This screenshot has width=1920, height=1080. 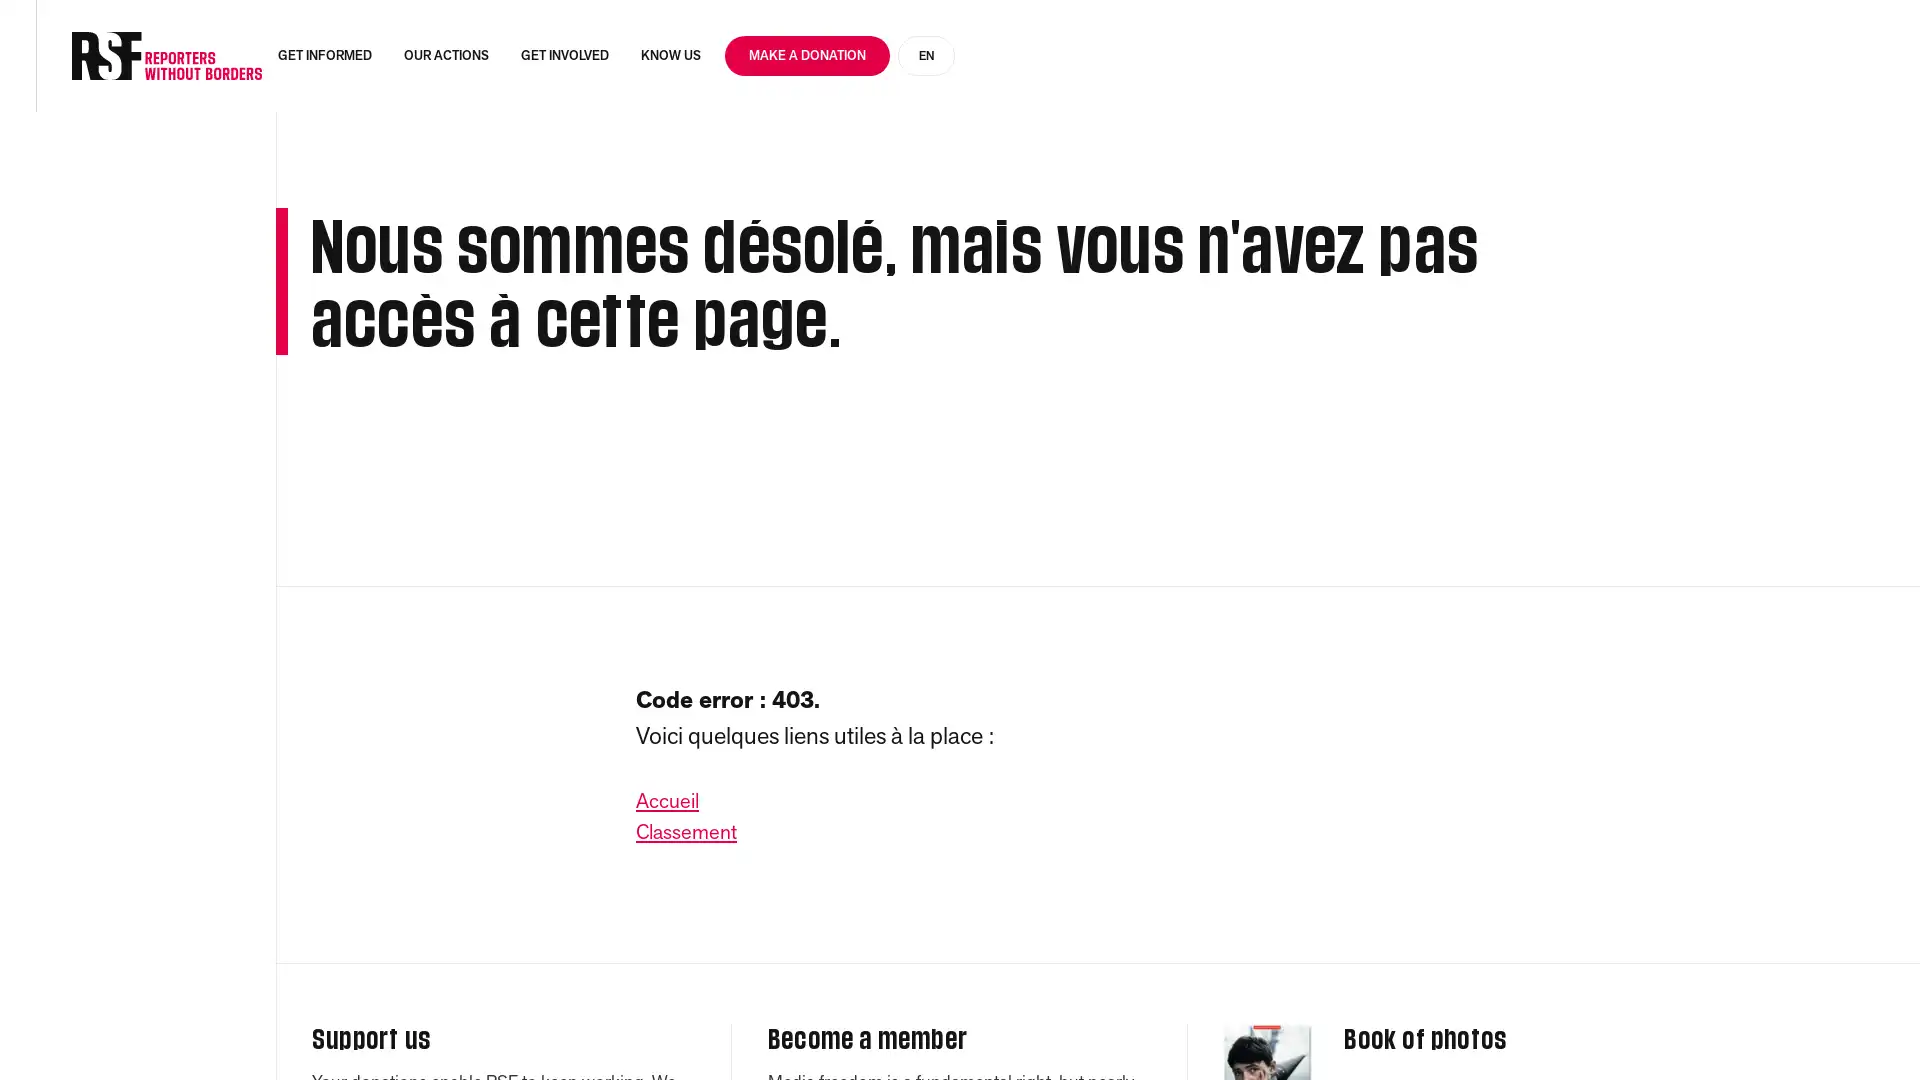 What do you see at coordinates (1614, 1028) in the screenshot?
I see `Personalise (modal window)` at bounding box center [1614, 1028].